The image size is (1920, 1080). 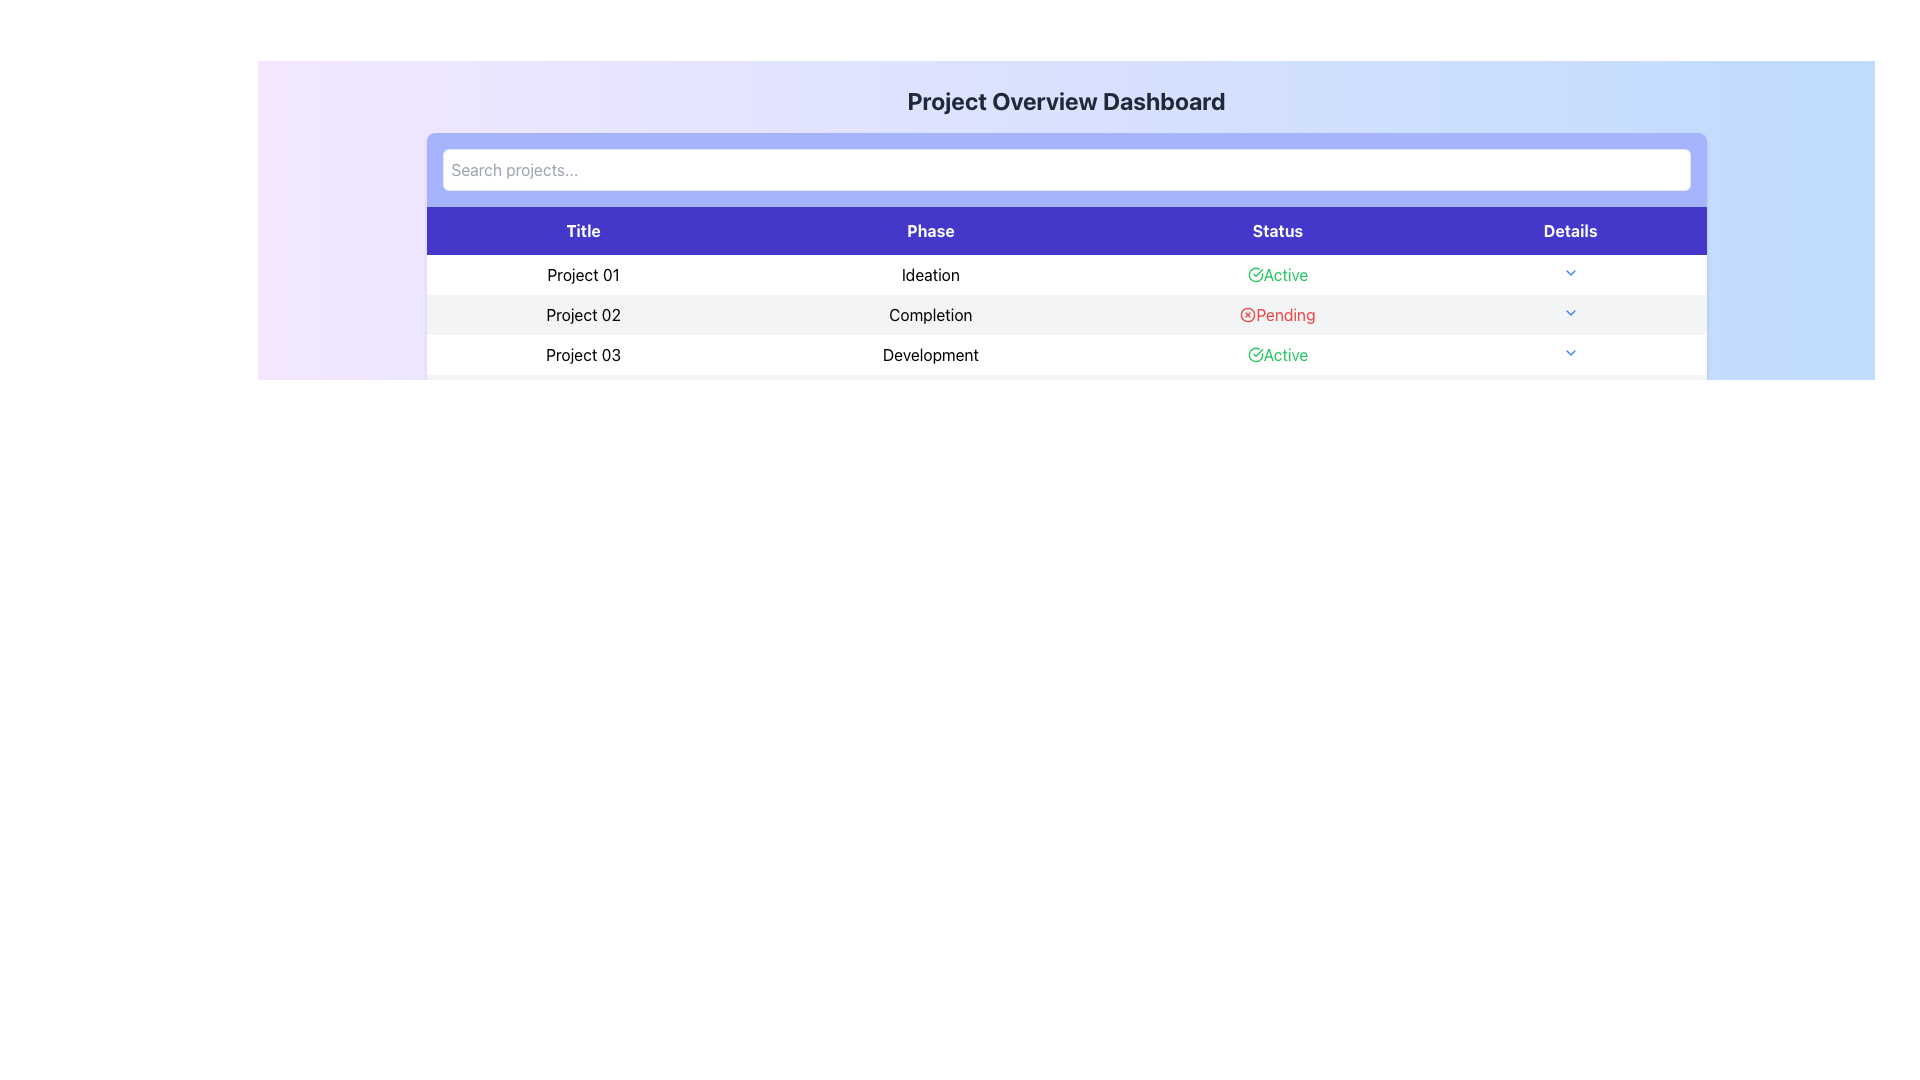 What do you see at coordinates (929, 353) in the screenshot?
I see `the static text label displaying the current phase of 'Project 03' in the second column of the last row in the table` at bounding box center [929, 353].